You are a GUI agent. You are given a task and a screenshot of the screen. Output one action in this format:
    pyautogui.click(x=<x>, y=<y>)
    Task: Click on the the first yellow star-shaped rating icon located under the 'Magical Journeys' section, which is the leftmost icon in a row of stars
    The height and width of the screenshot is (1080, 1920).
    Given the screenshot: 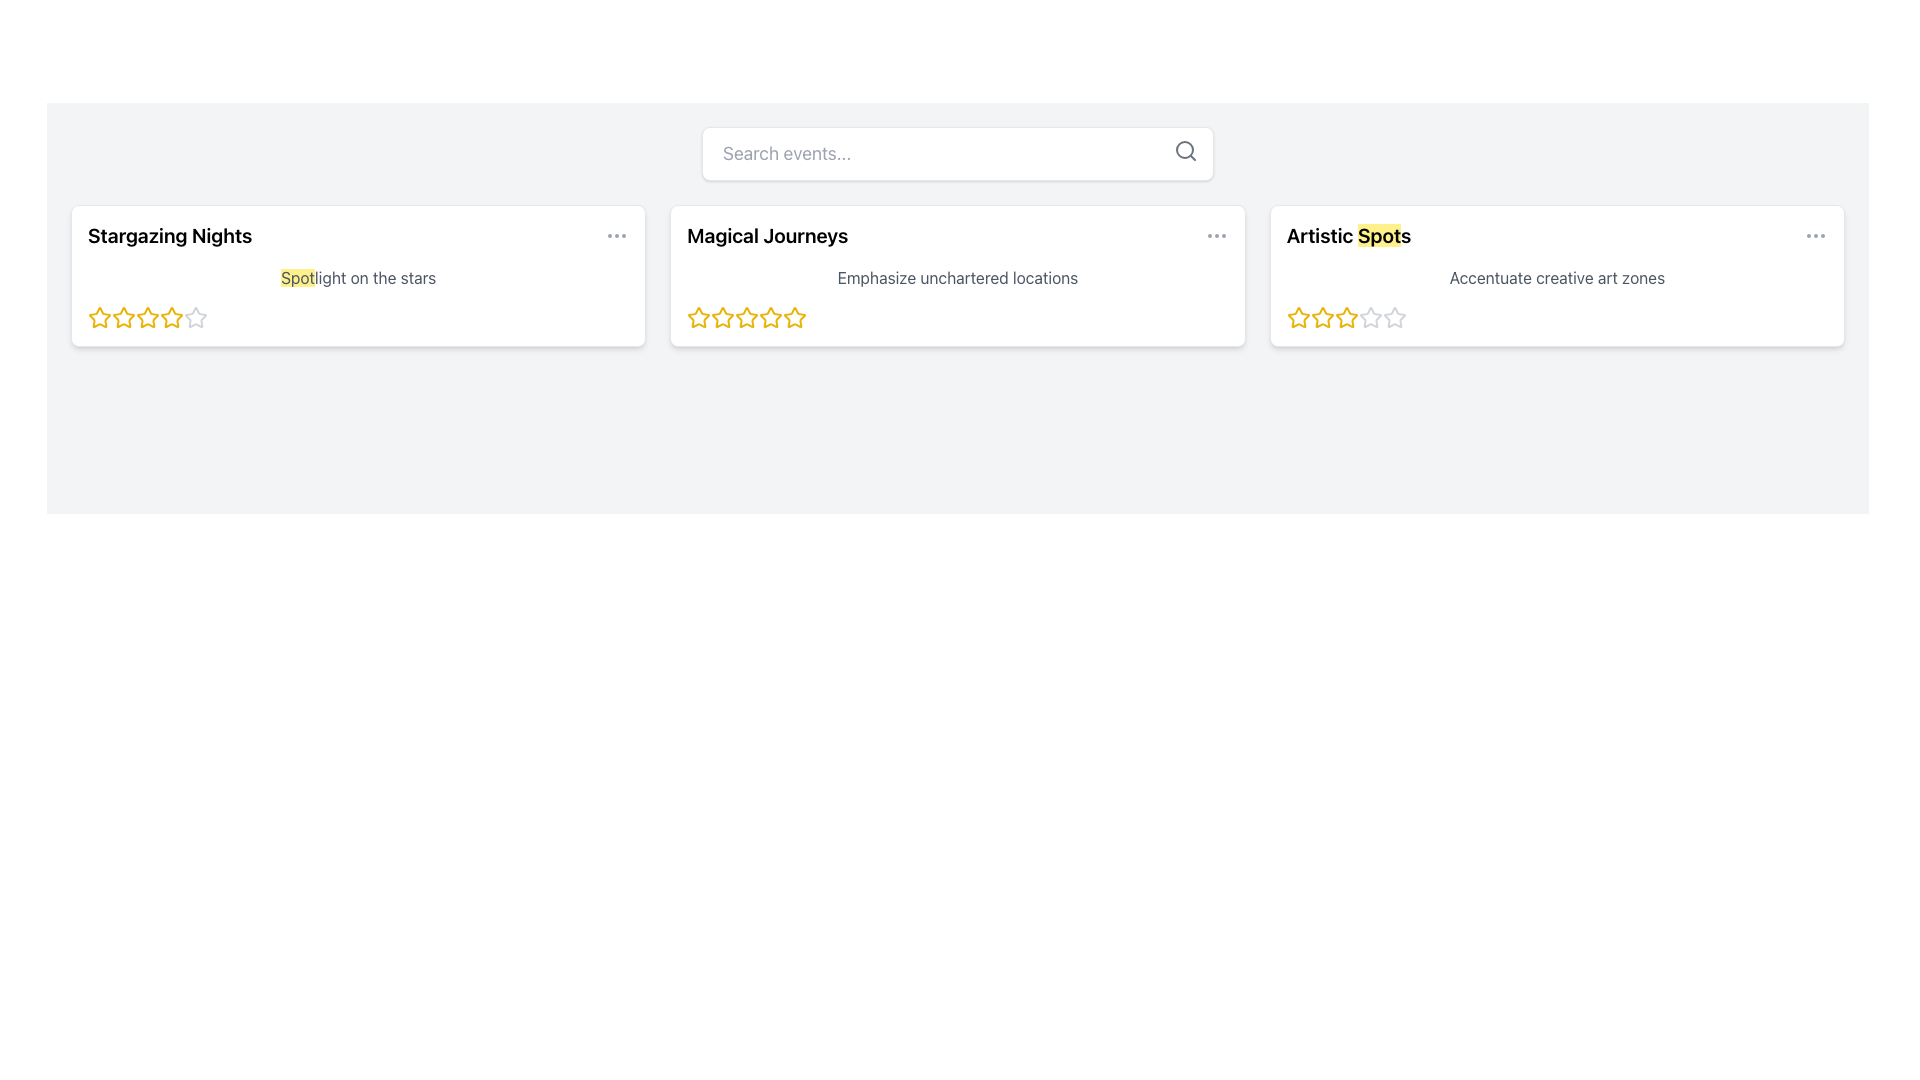 What is the action you would take?
    pyautogui.click(x=699, y=316)
    